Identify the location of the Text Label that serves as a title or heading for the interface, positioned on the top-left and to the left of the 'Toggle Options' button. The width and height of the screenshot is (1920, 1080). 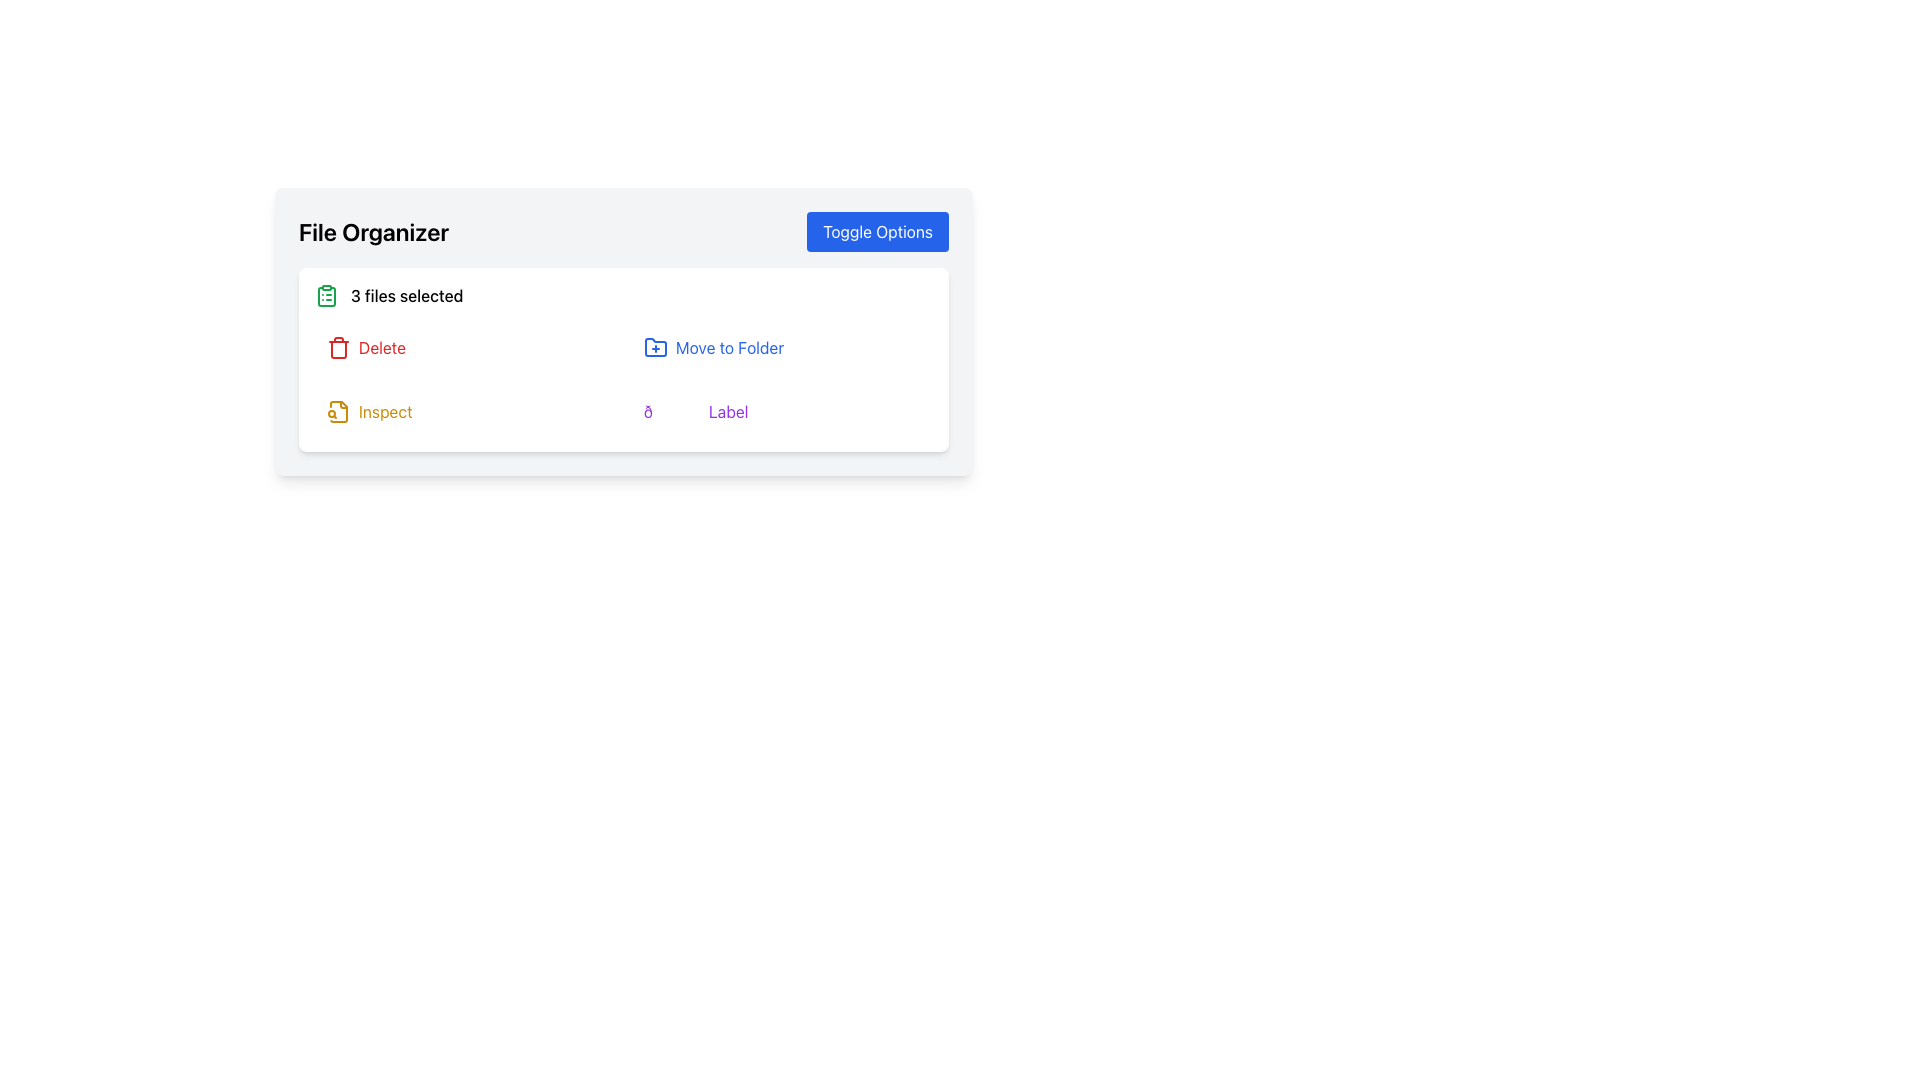
(374, 230).